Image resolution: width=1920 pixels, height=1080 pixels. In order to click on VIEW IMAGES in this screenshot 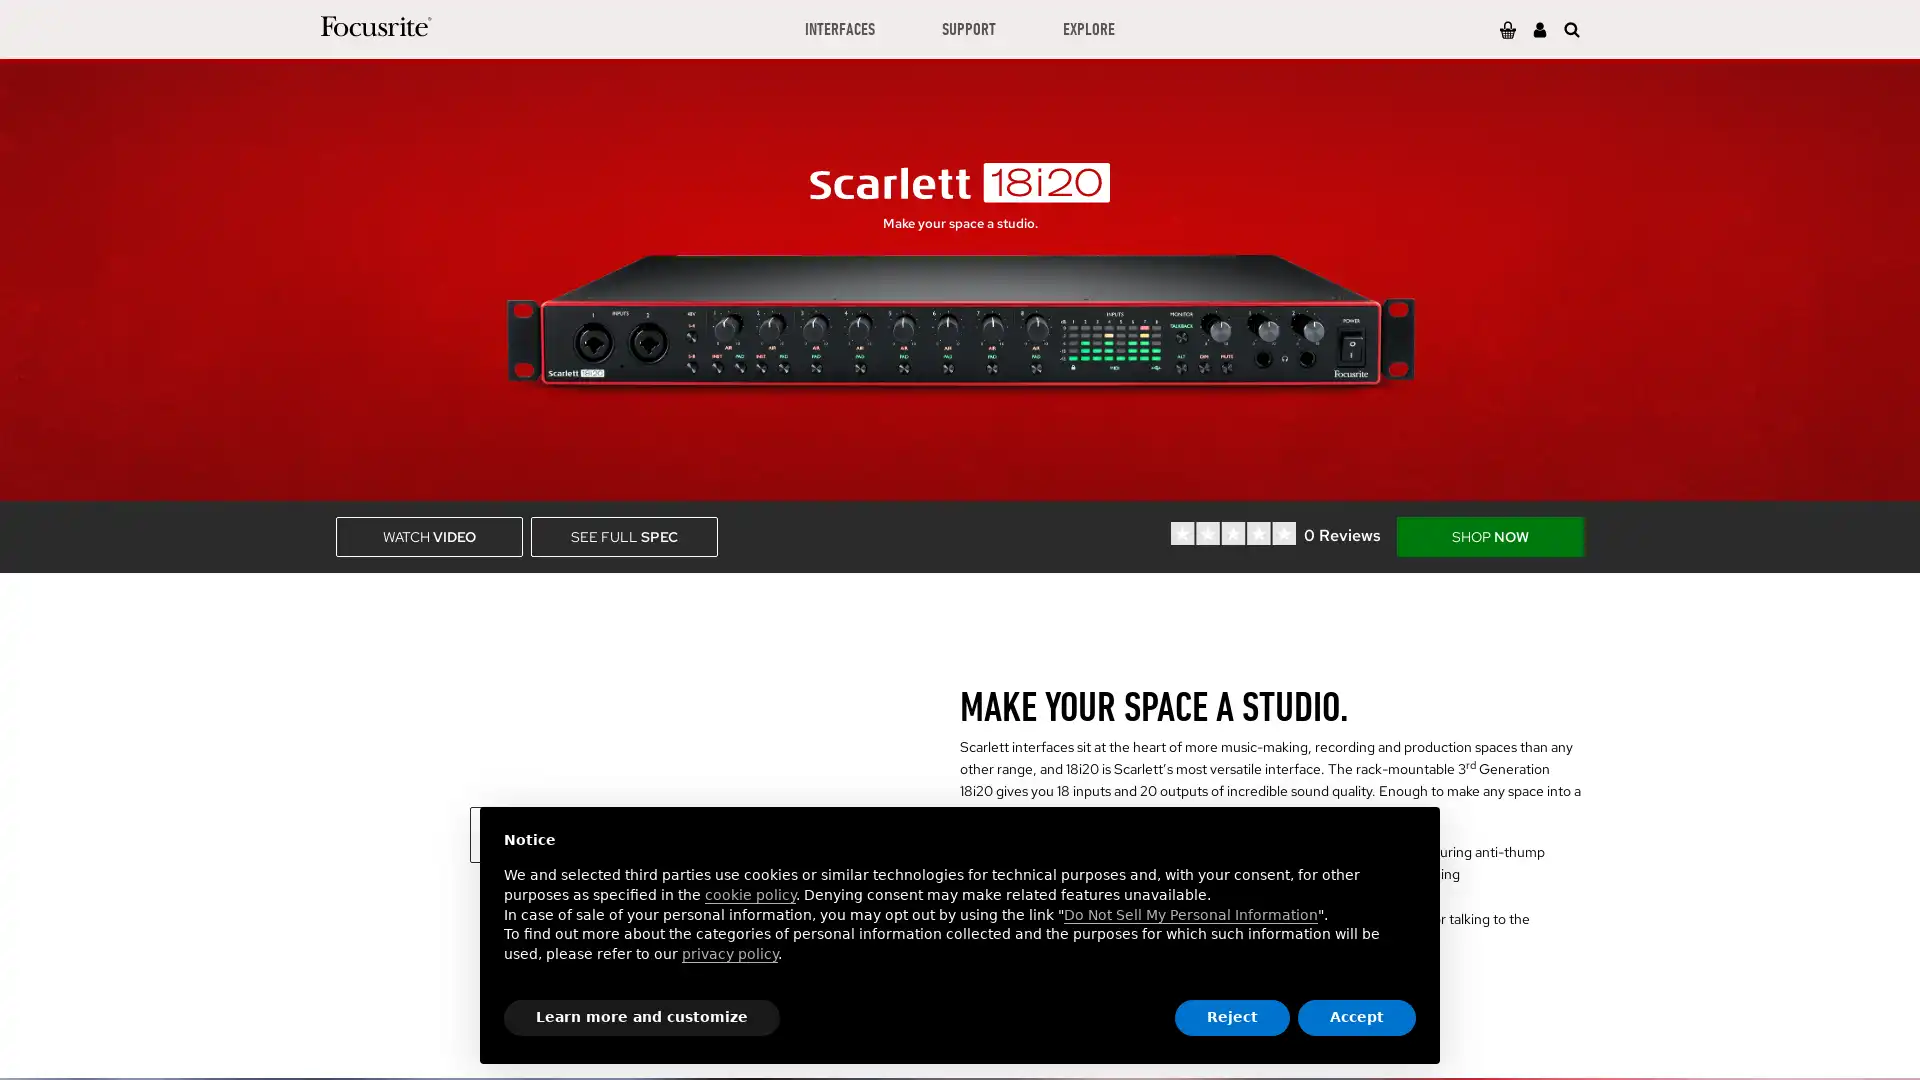, I will do `click(588, 833)`.